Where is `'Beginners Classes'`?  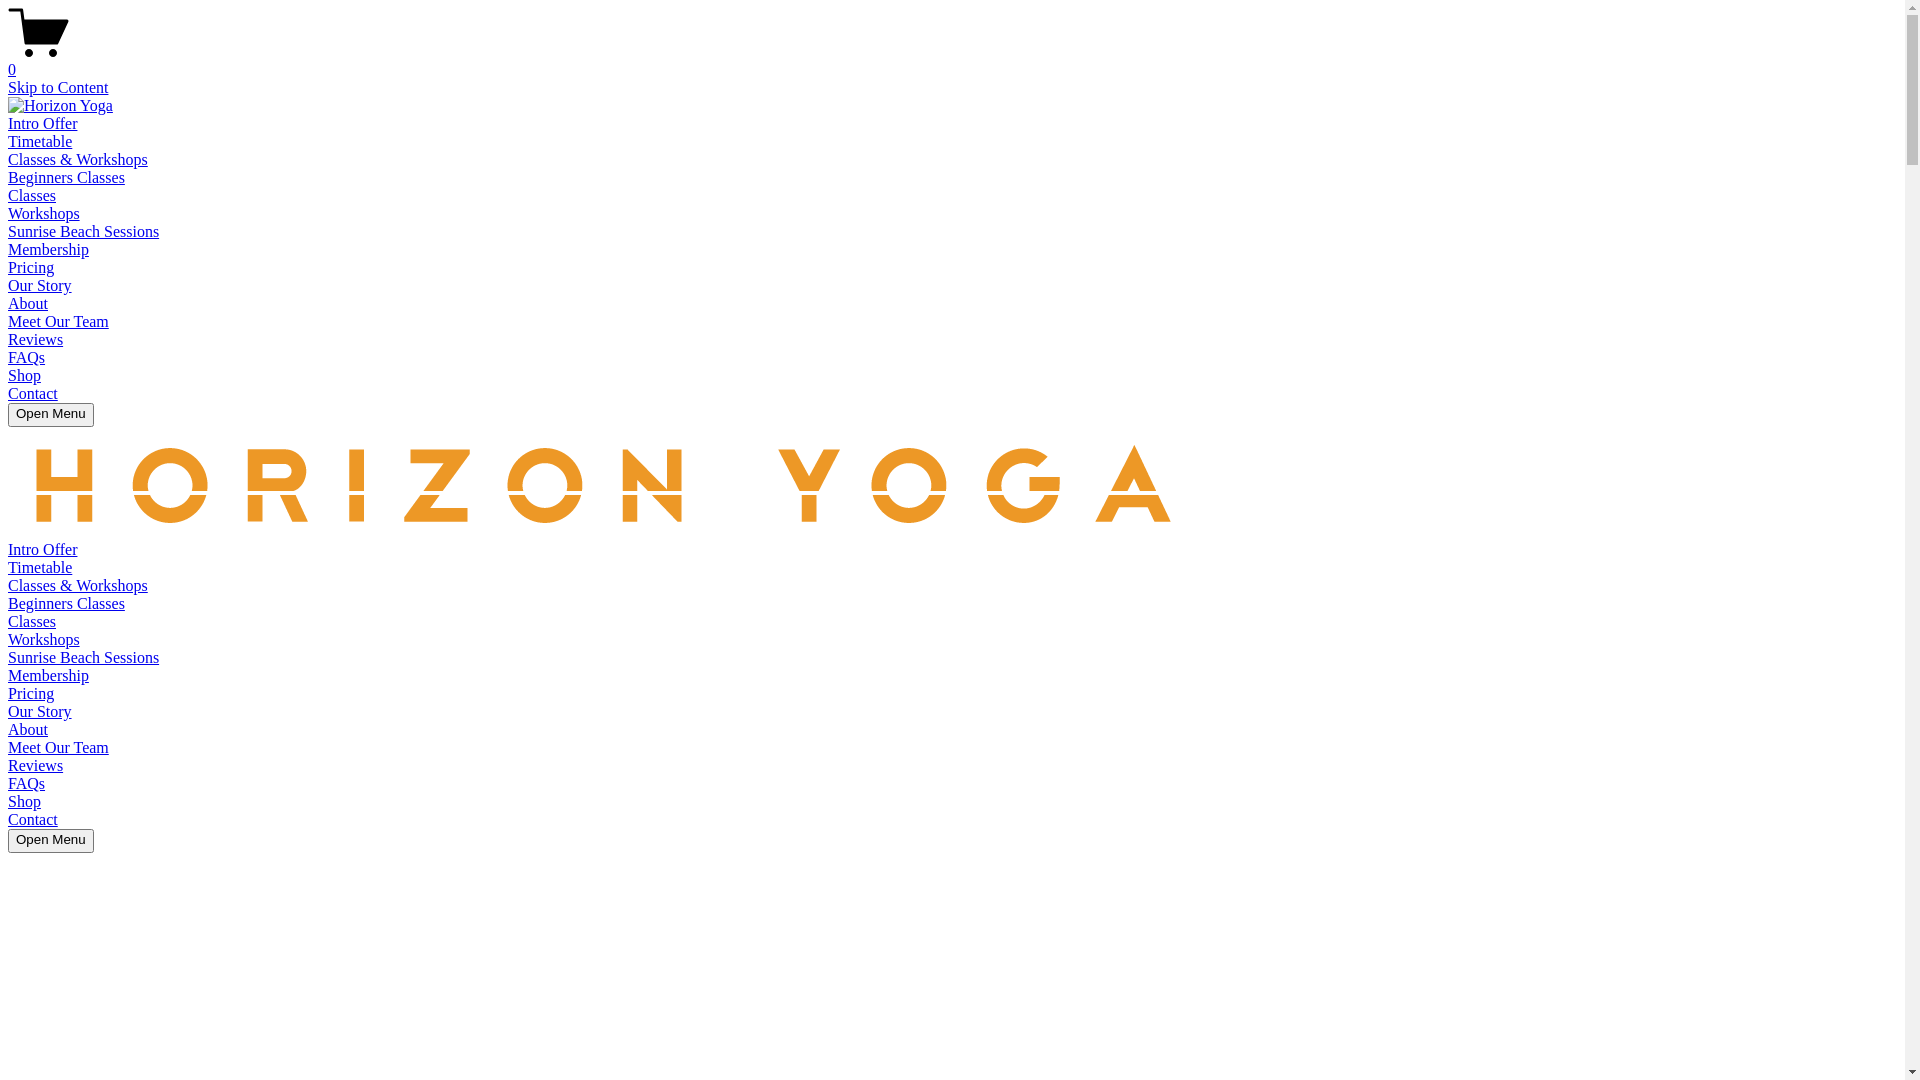
'Beginners Classes' is located at coordinates (66, 176).